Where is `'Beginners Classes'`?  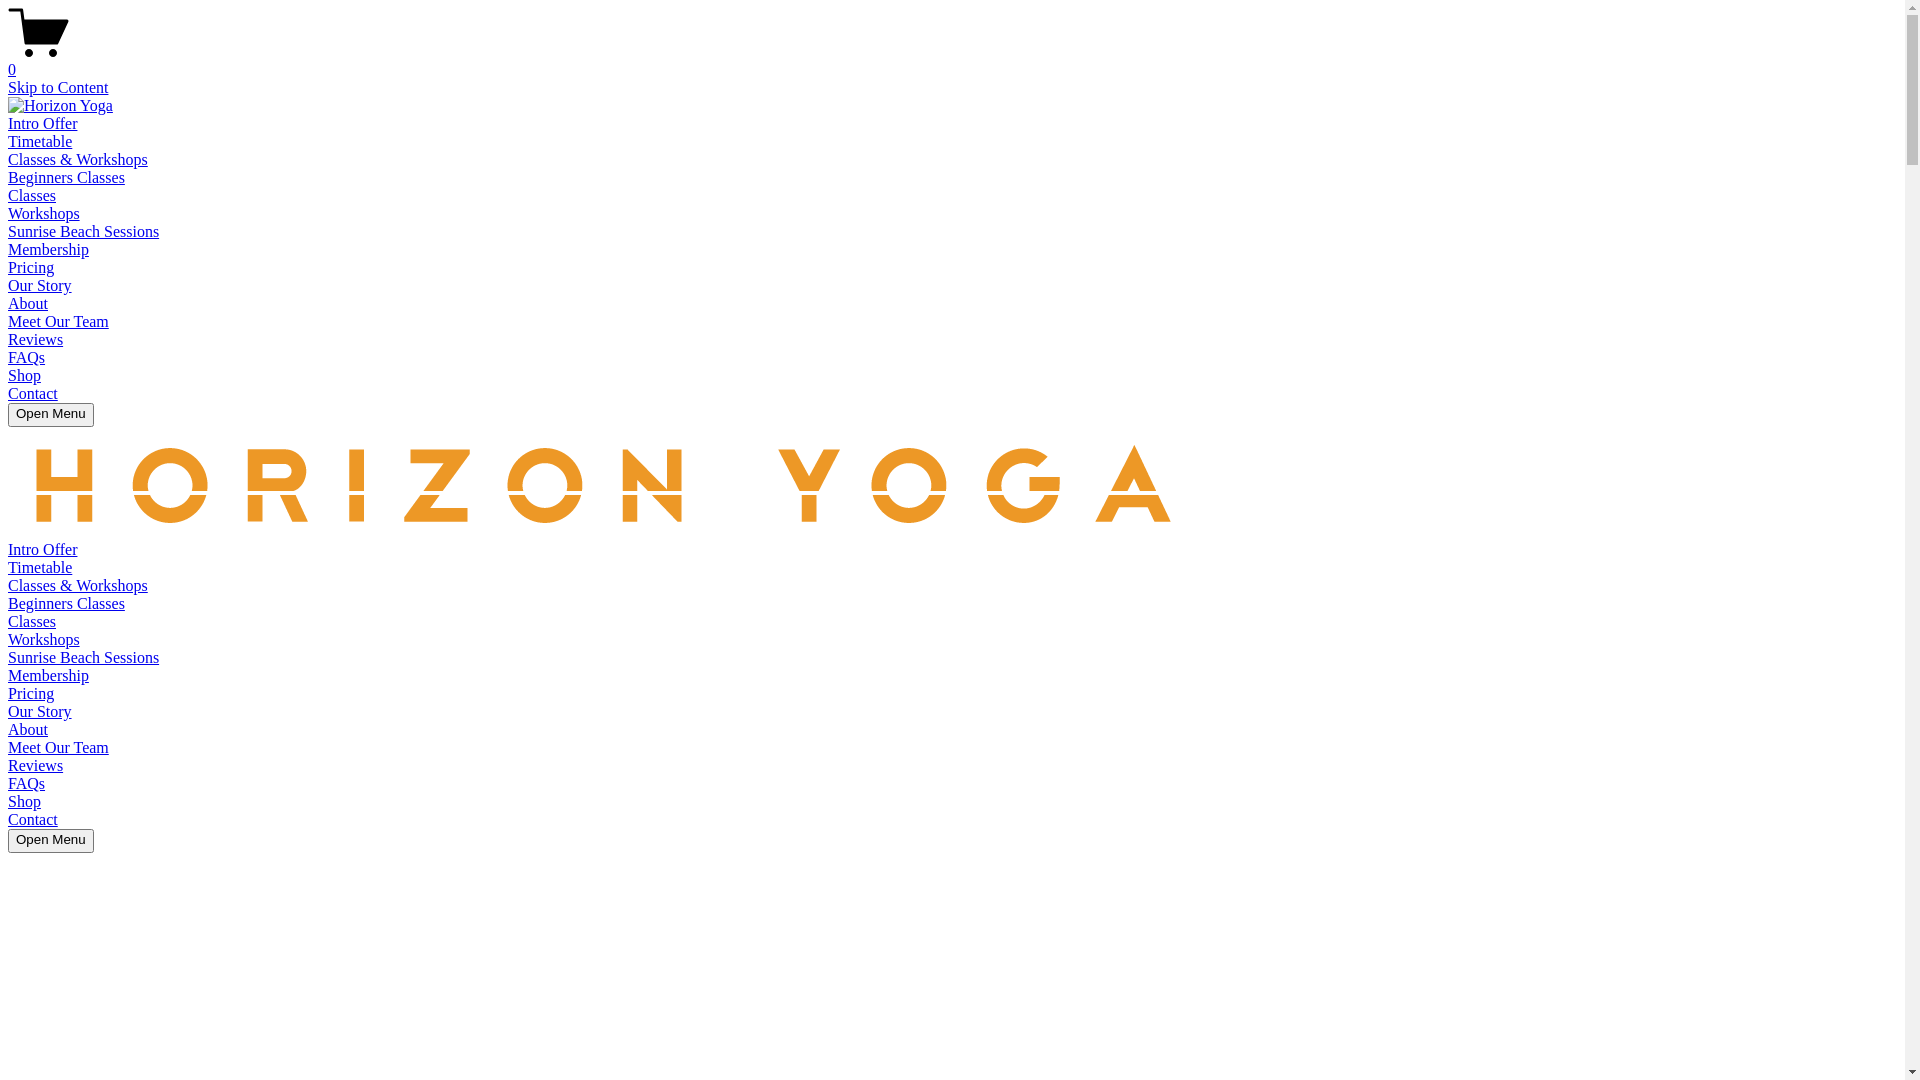
'Beginners Classes' is located at coordinates (66, 176).